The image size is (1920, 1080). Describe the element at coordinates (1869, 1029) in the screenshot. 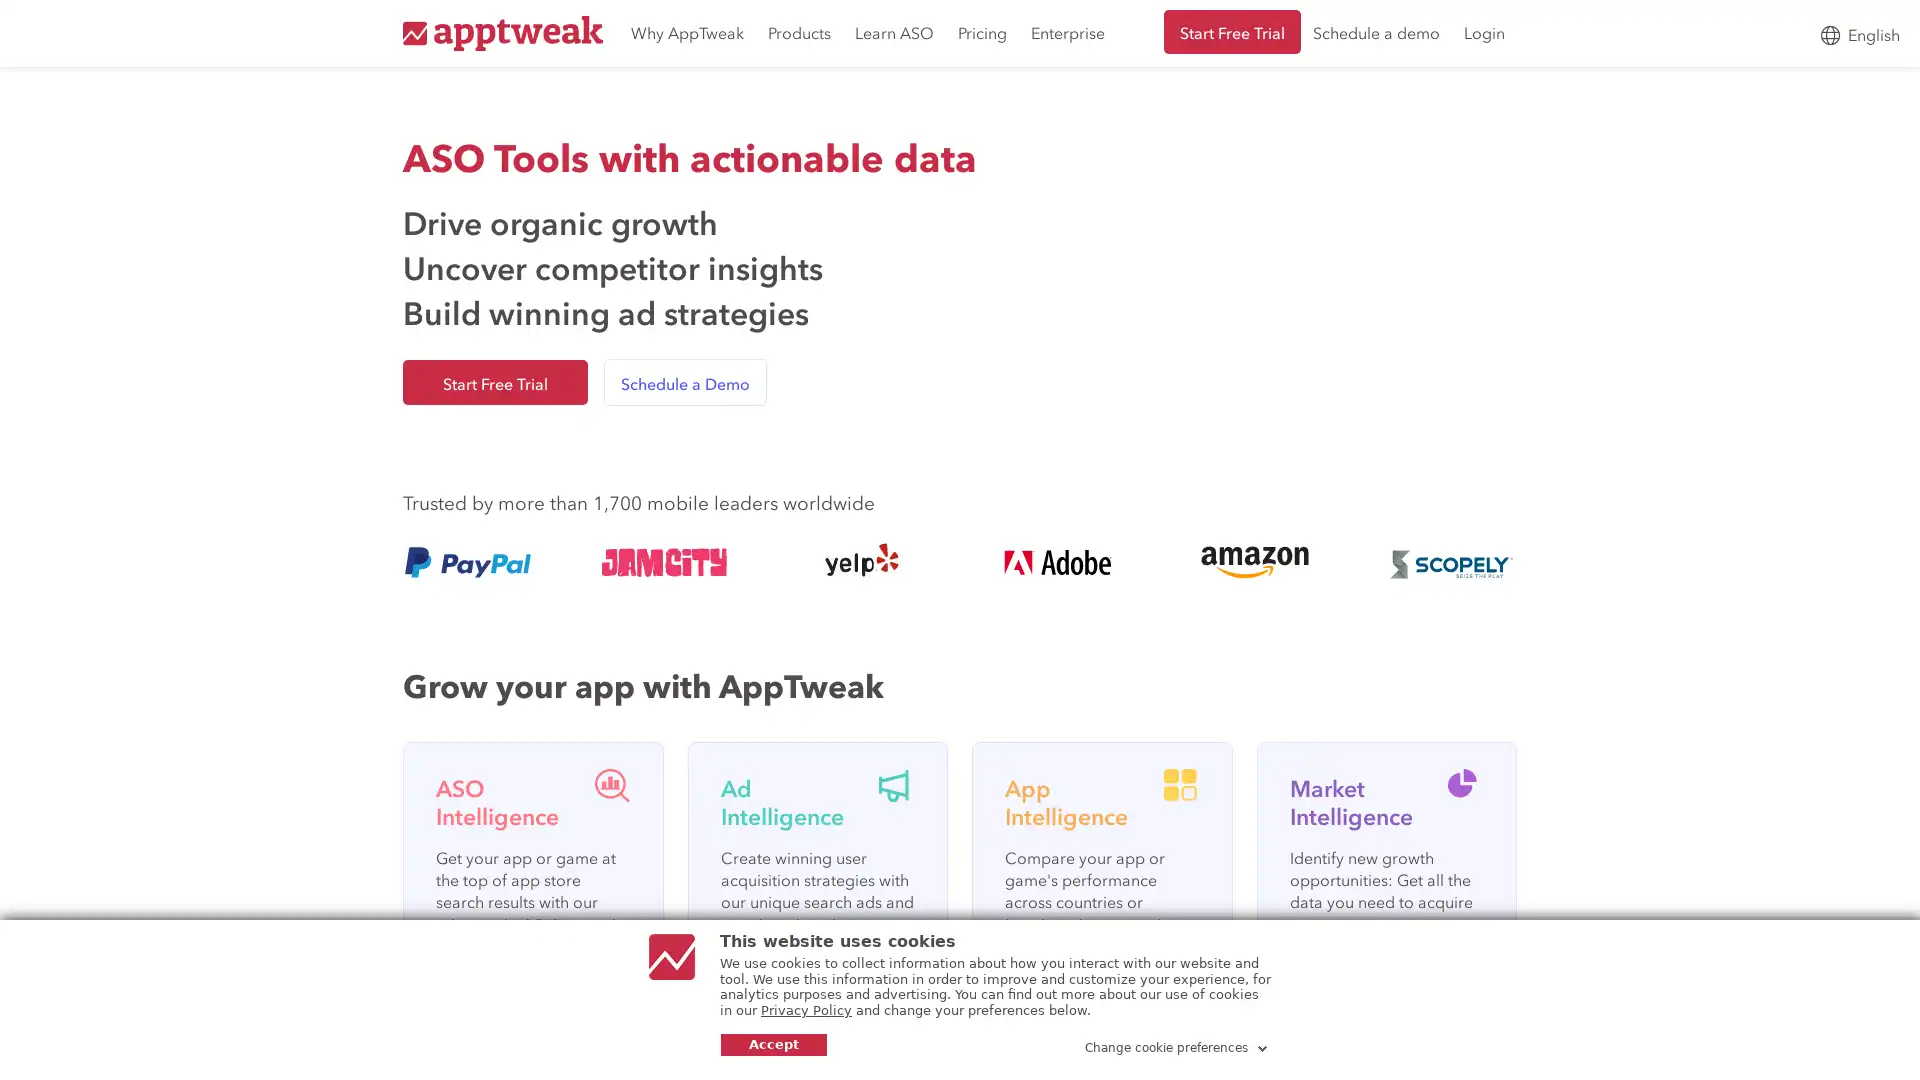

I see `Open Intercom Messenger` at that location.